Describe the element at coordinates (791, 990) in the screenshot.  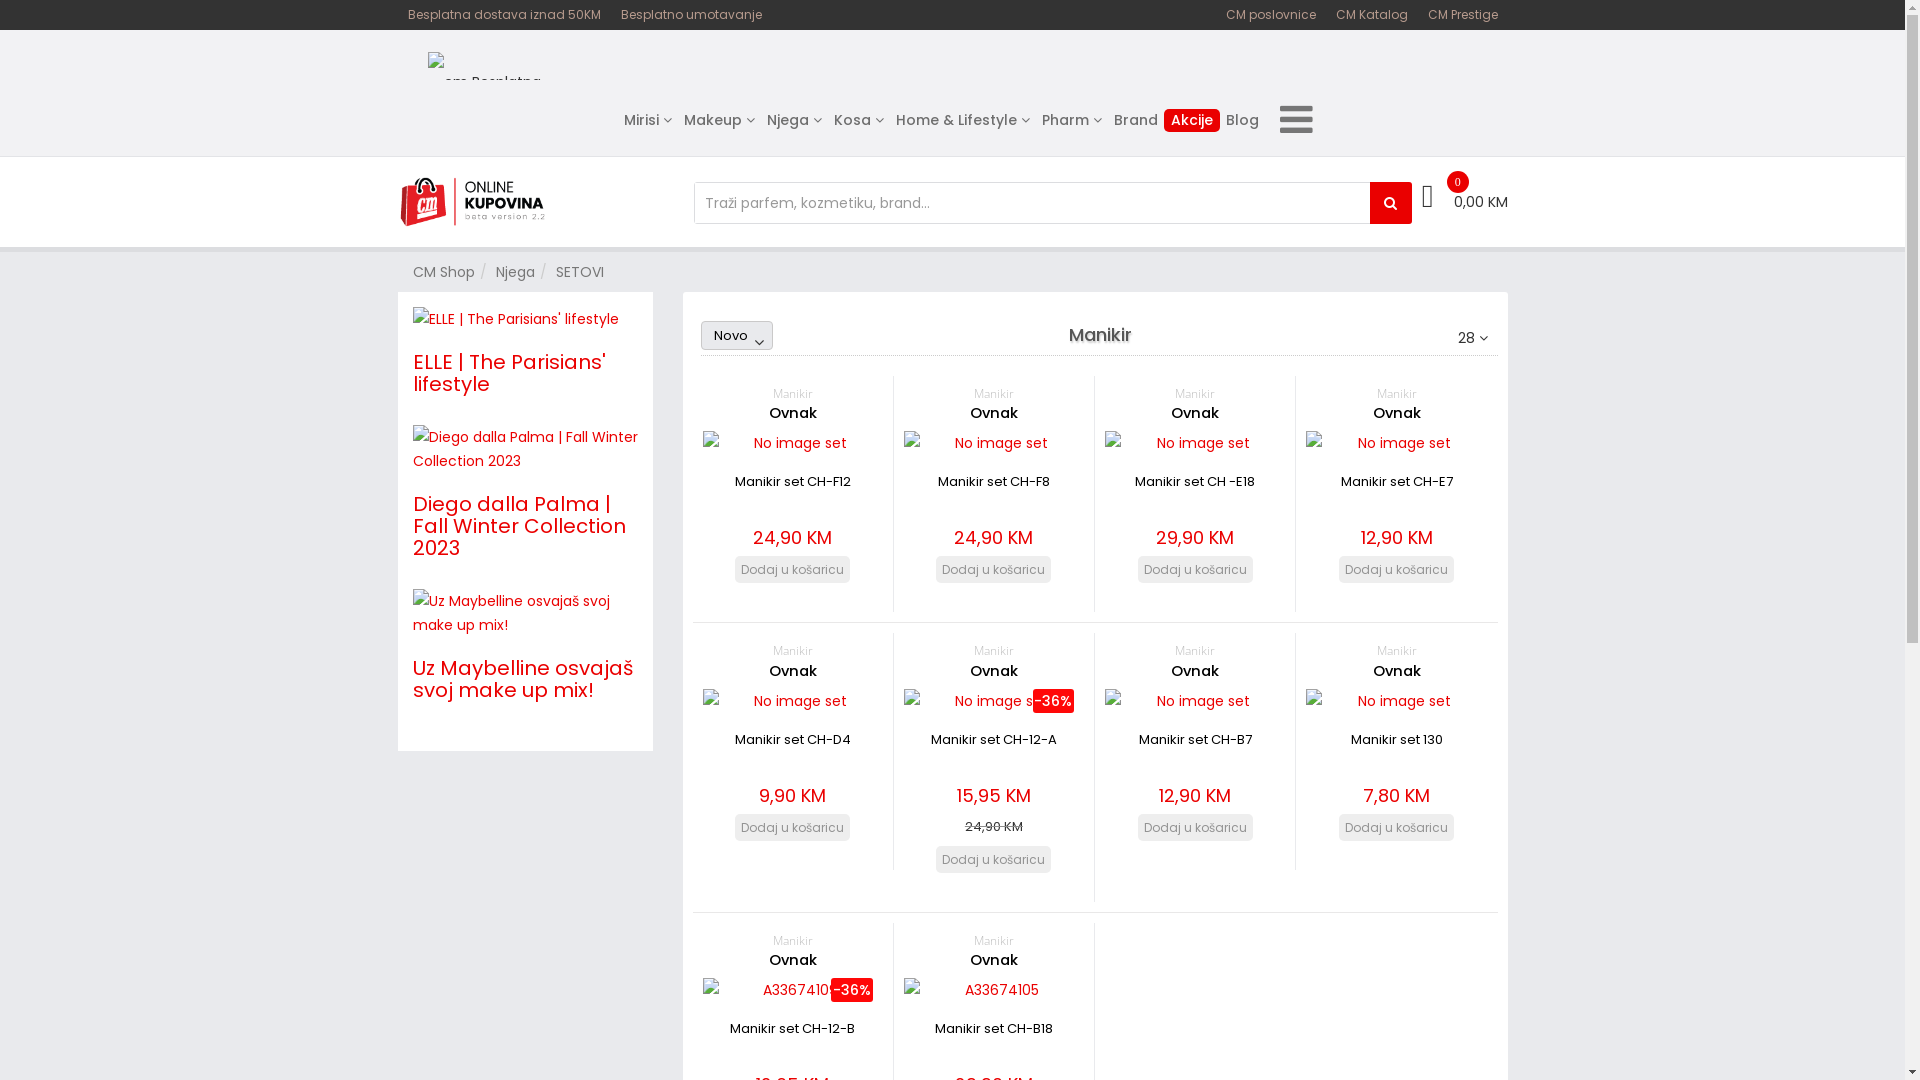
I see `'Manikir set CH-12-B'` at that location.